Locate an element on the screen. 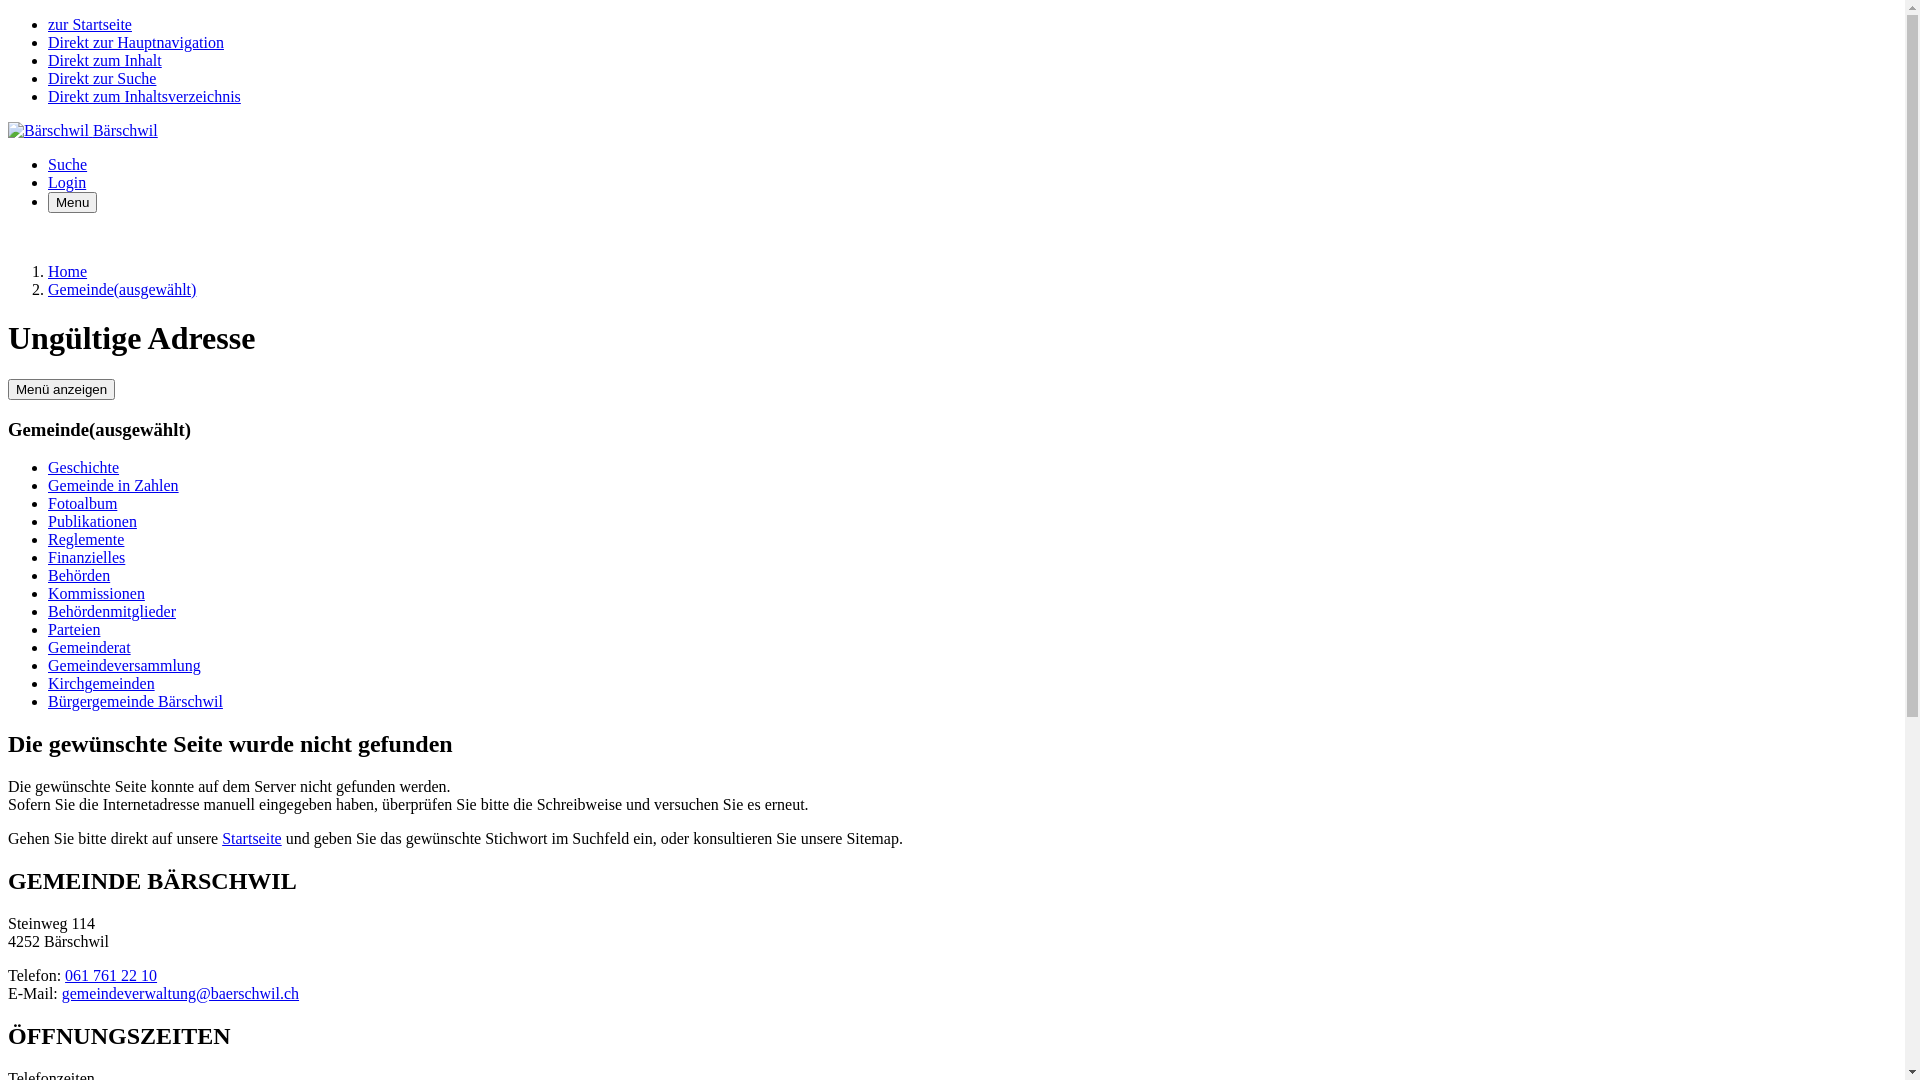  'Login' is located at coordinates (48, 182).